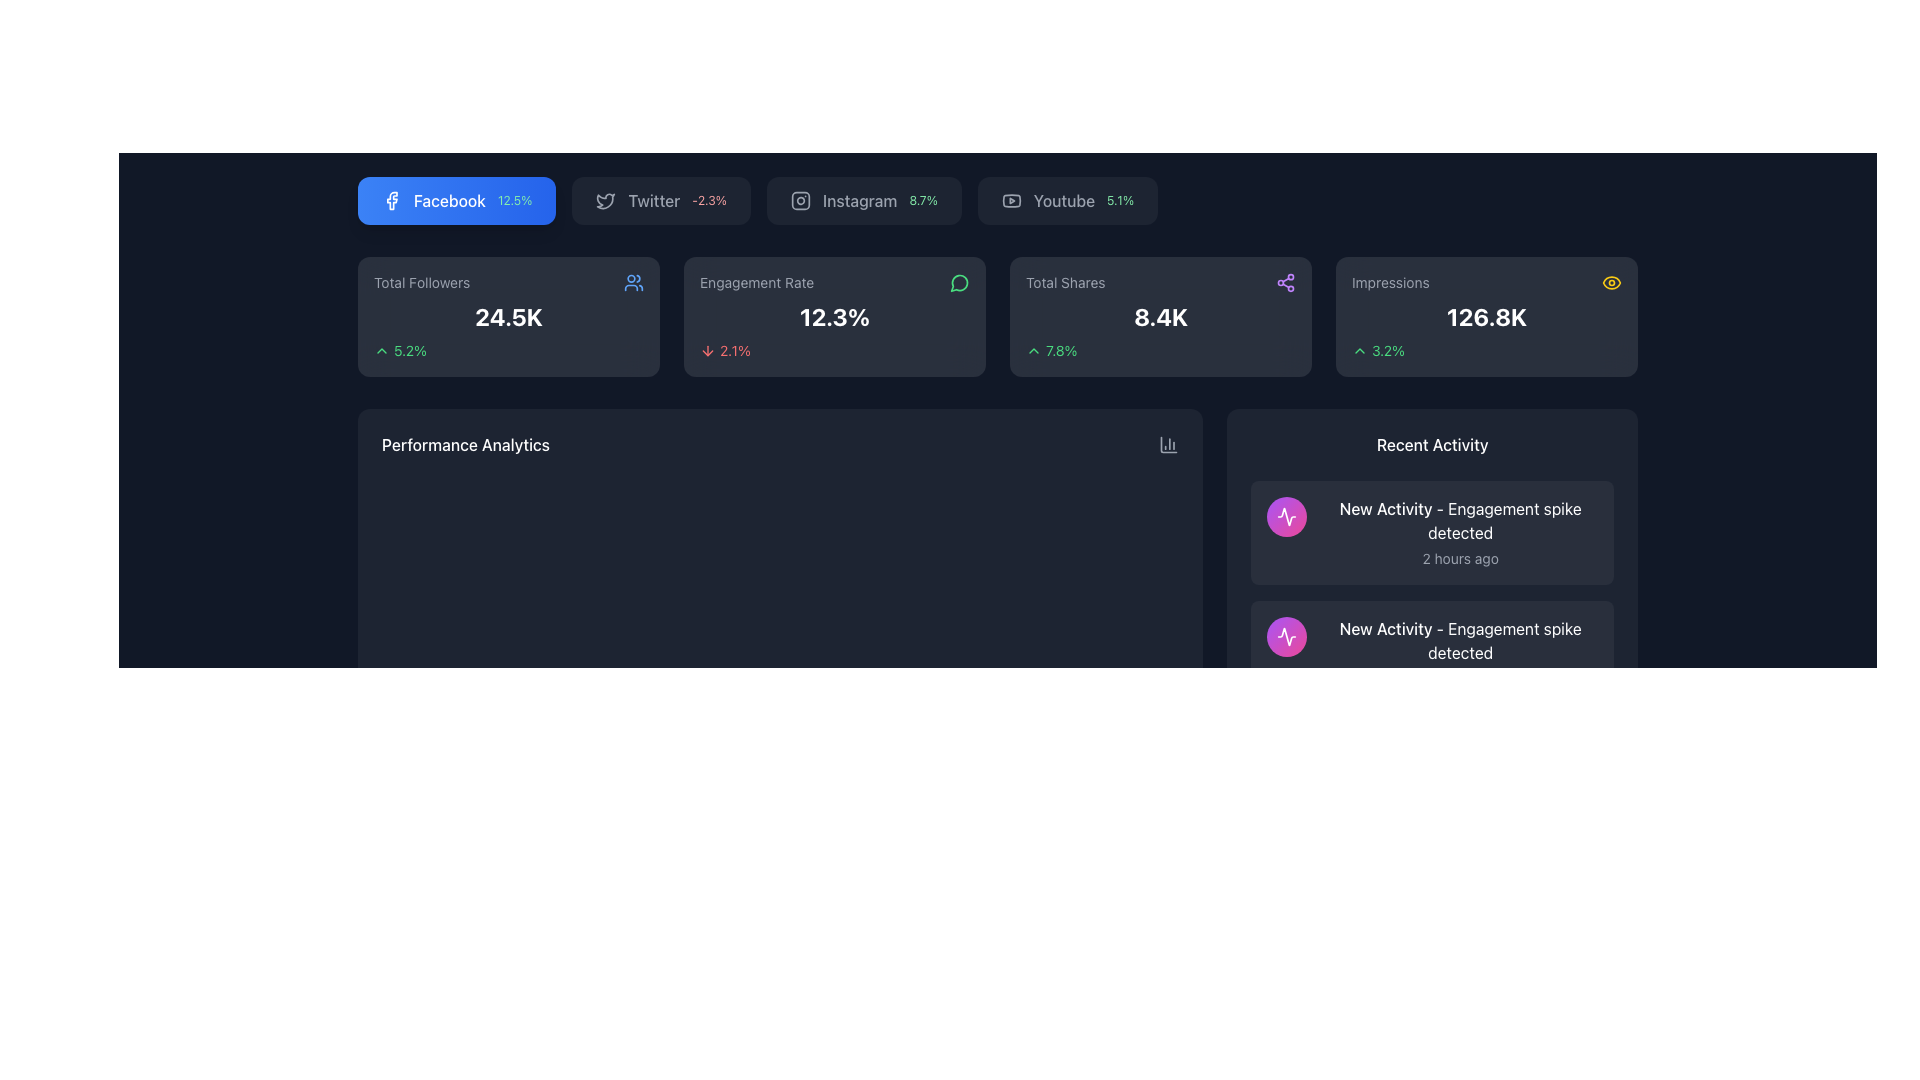 The height and width of the screenshot is (1080, 1920). Describe the element at coordinates (1169, 443) in the screenshot. I see `the vertical bar chart icon in the top-right section of the dark-themed dashboard labeled 'Performance Analytics'` at that location.